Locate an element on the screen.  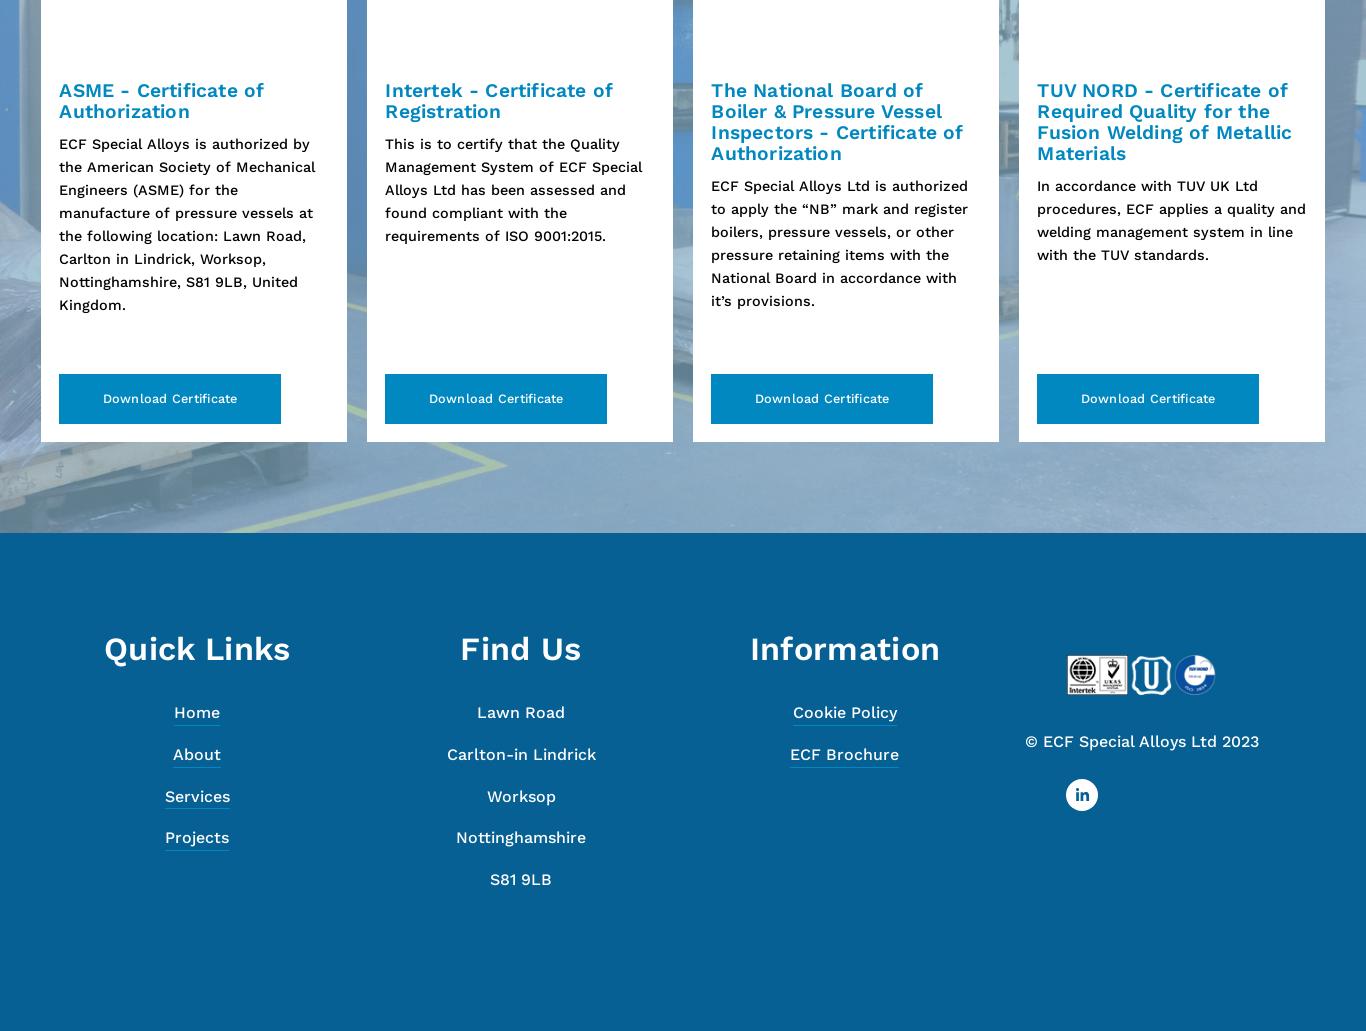
'TUV NORD - Certificate of Required Quality for the Fusion Welding of Metallic Materials' is located at coordinates (1164, 120).